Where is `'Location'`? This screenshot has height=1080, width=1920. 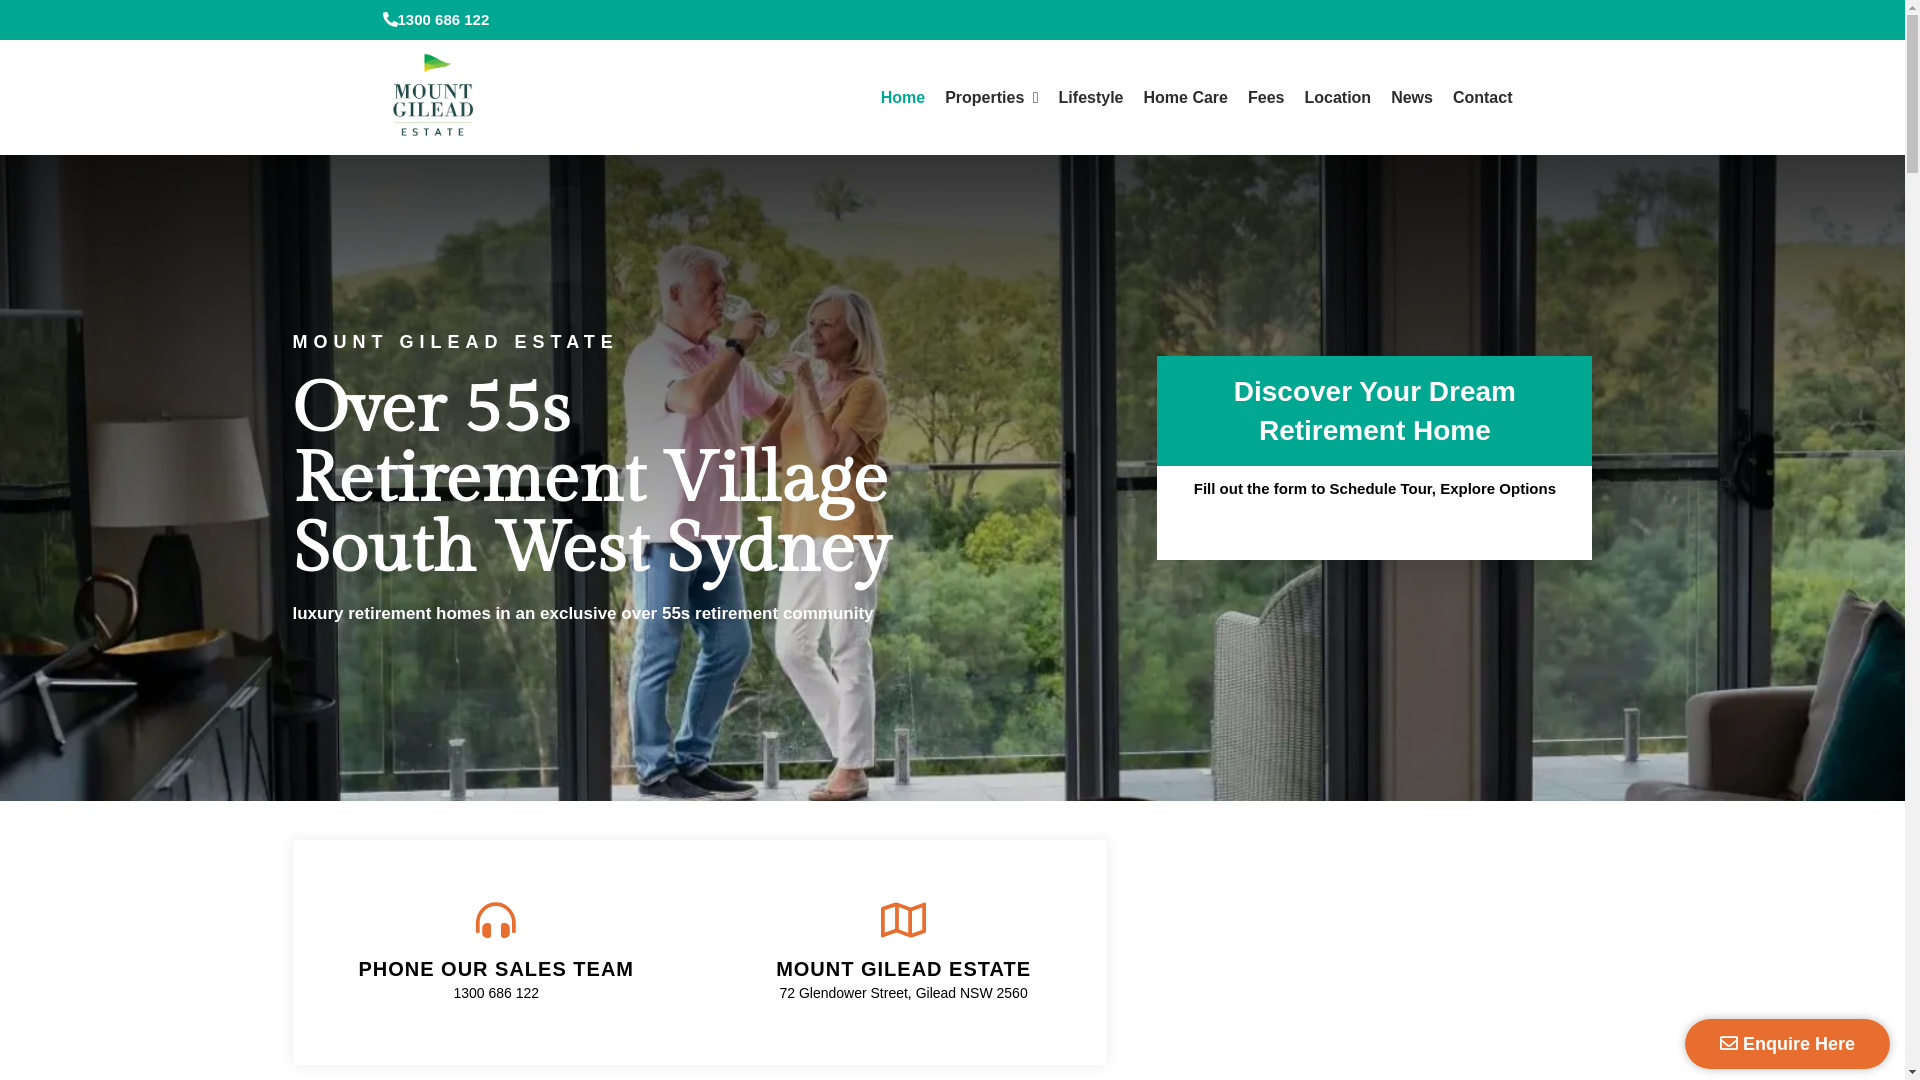 'Location' is located at coordinates (1337, 97).